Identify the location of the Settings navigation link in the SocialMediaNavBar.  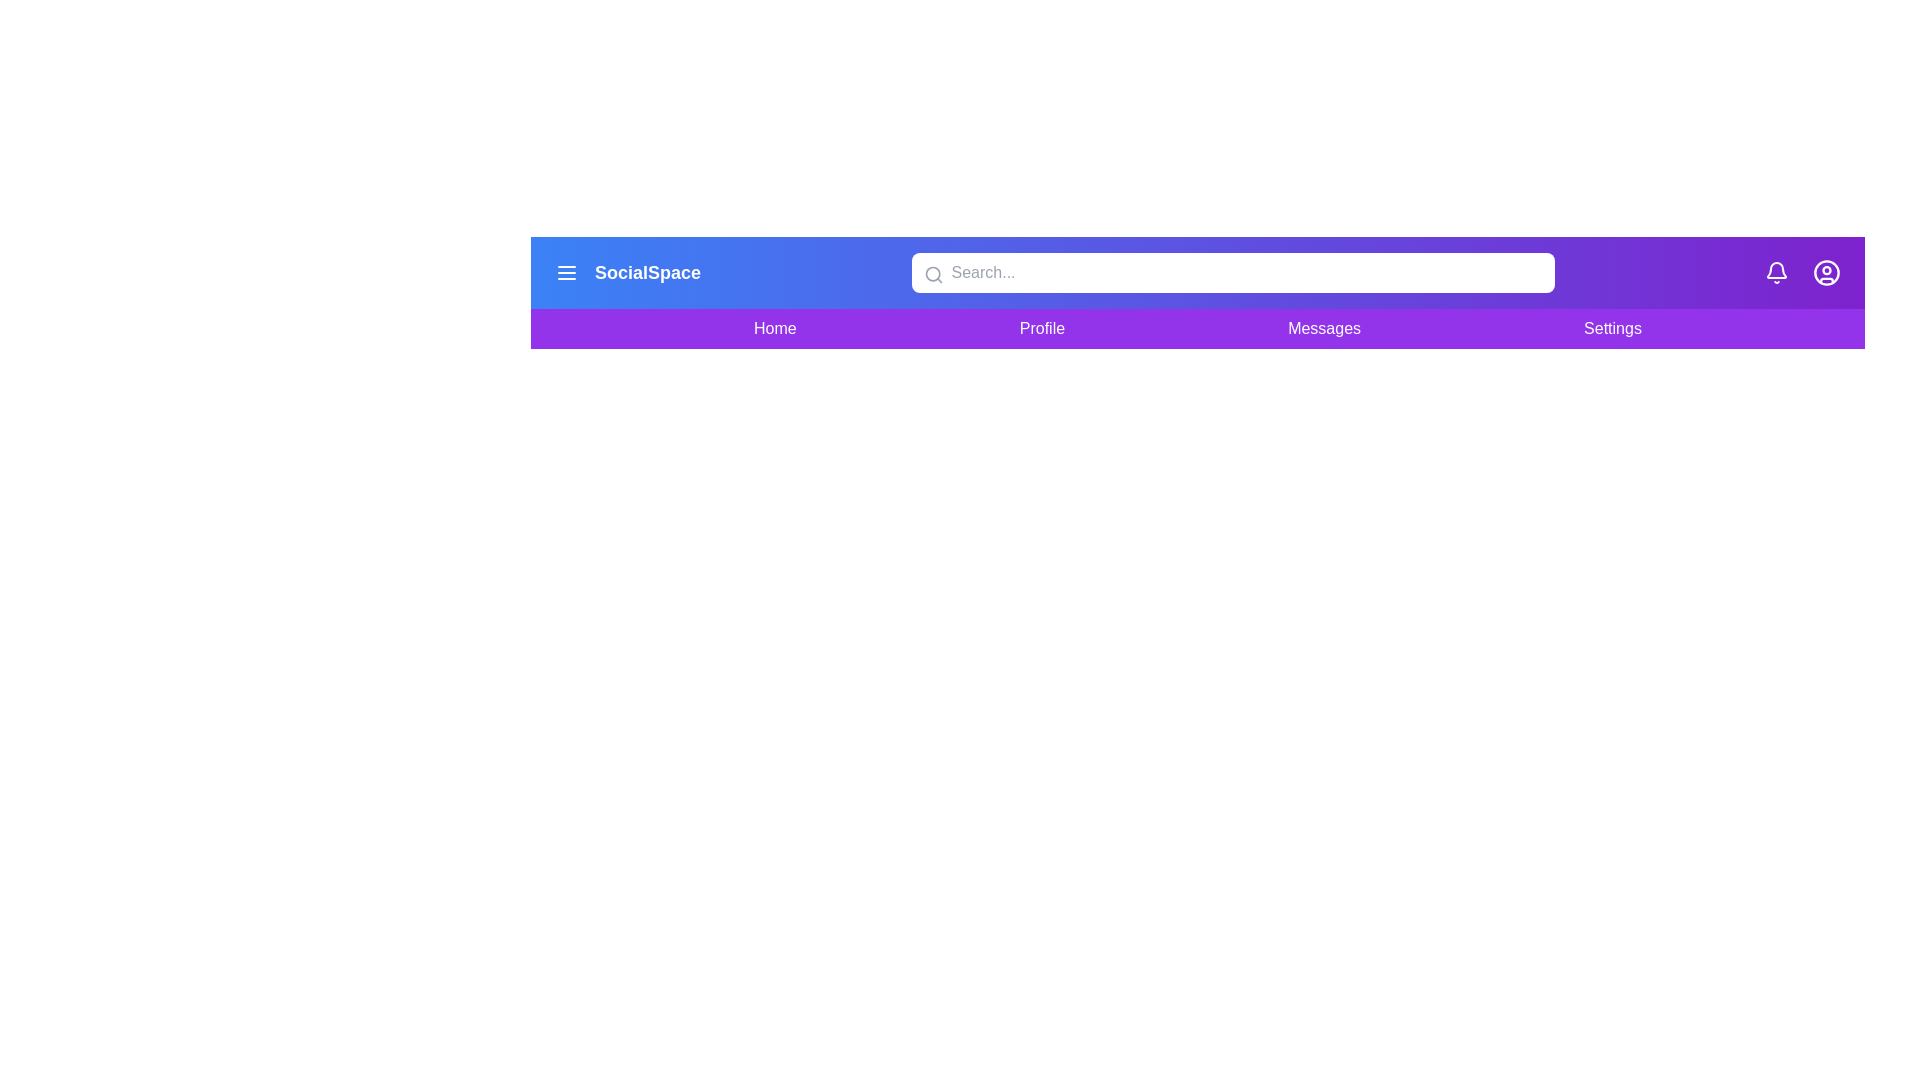
(1612, 327).